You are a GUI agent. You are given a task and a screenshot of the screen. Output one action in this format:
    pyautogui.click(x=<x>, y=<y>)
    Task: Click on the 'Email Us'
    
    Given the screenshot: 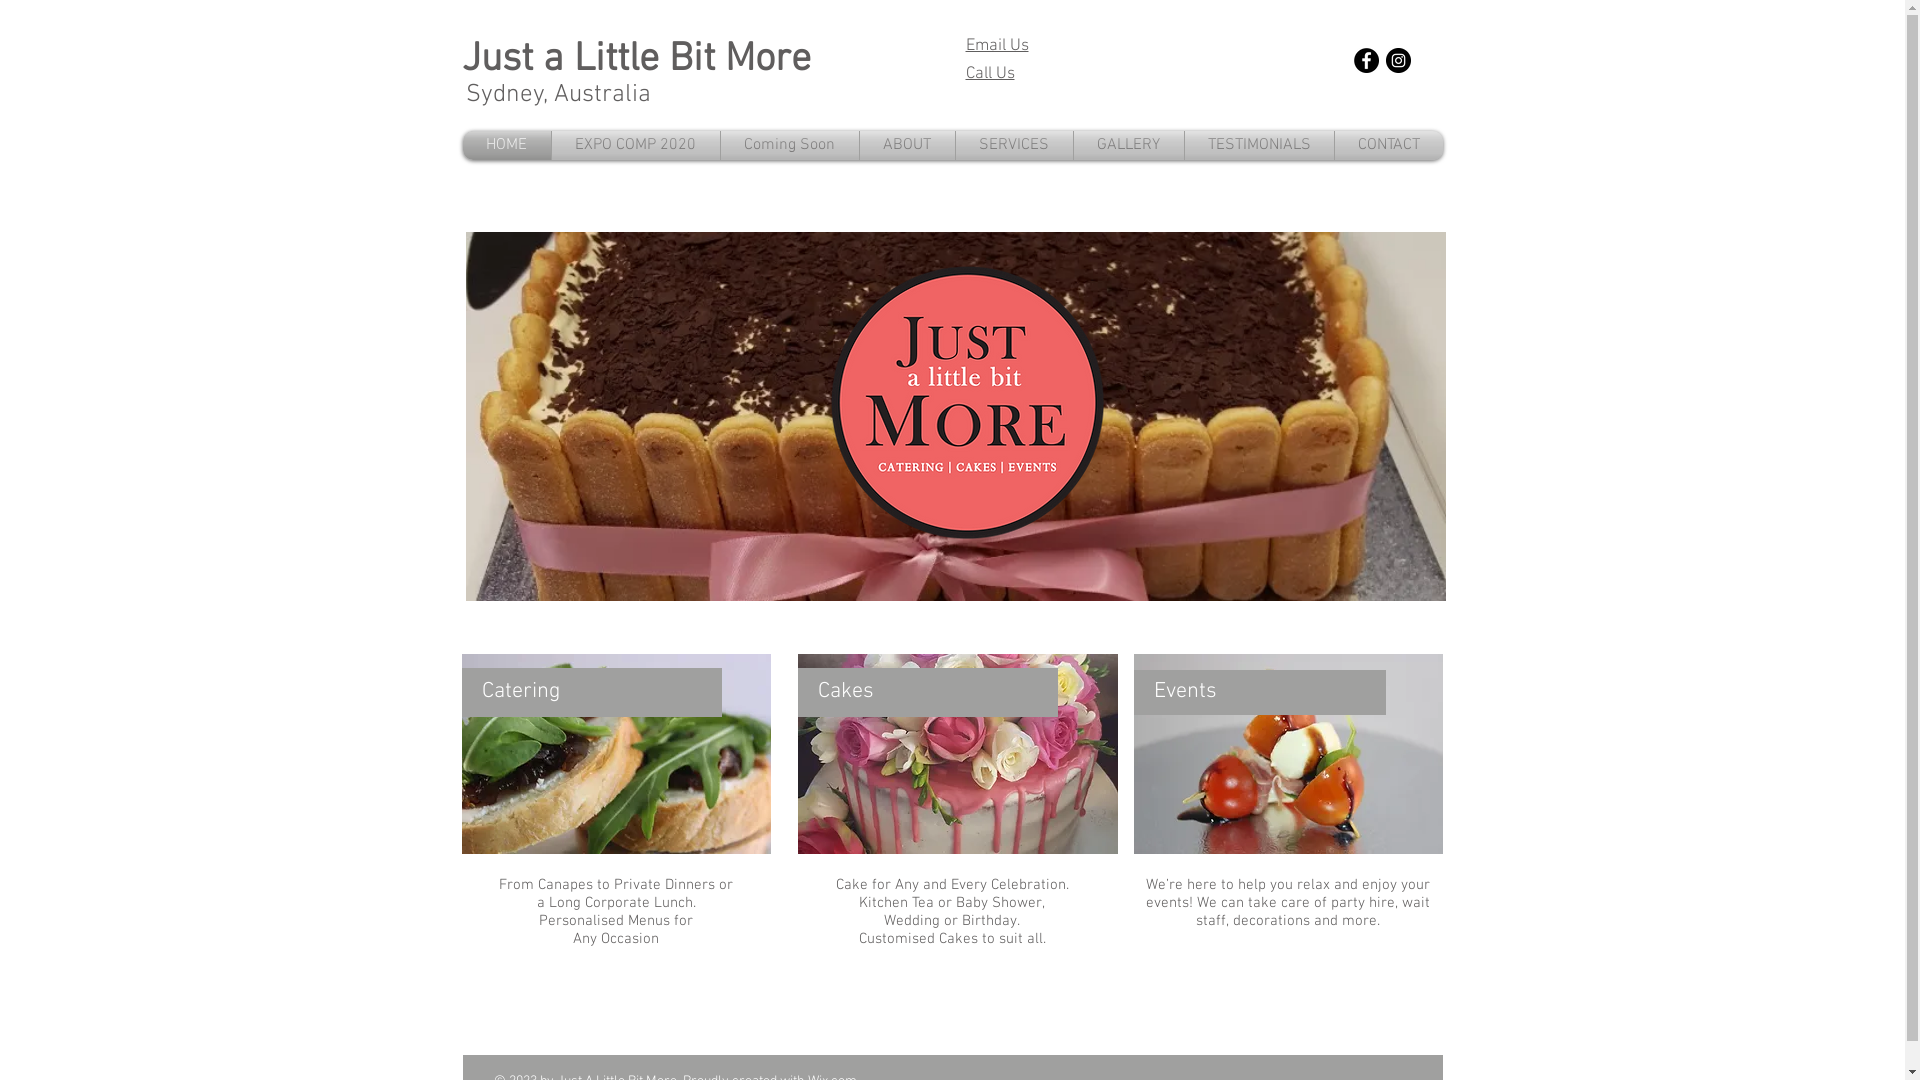 What is the action you would take?
    pyautogui.click(x=965, y=45)
    